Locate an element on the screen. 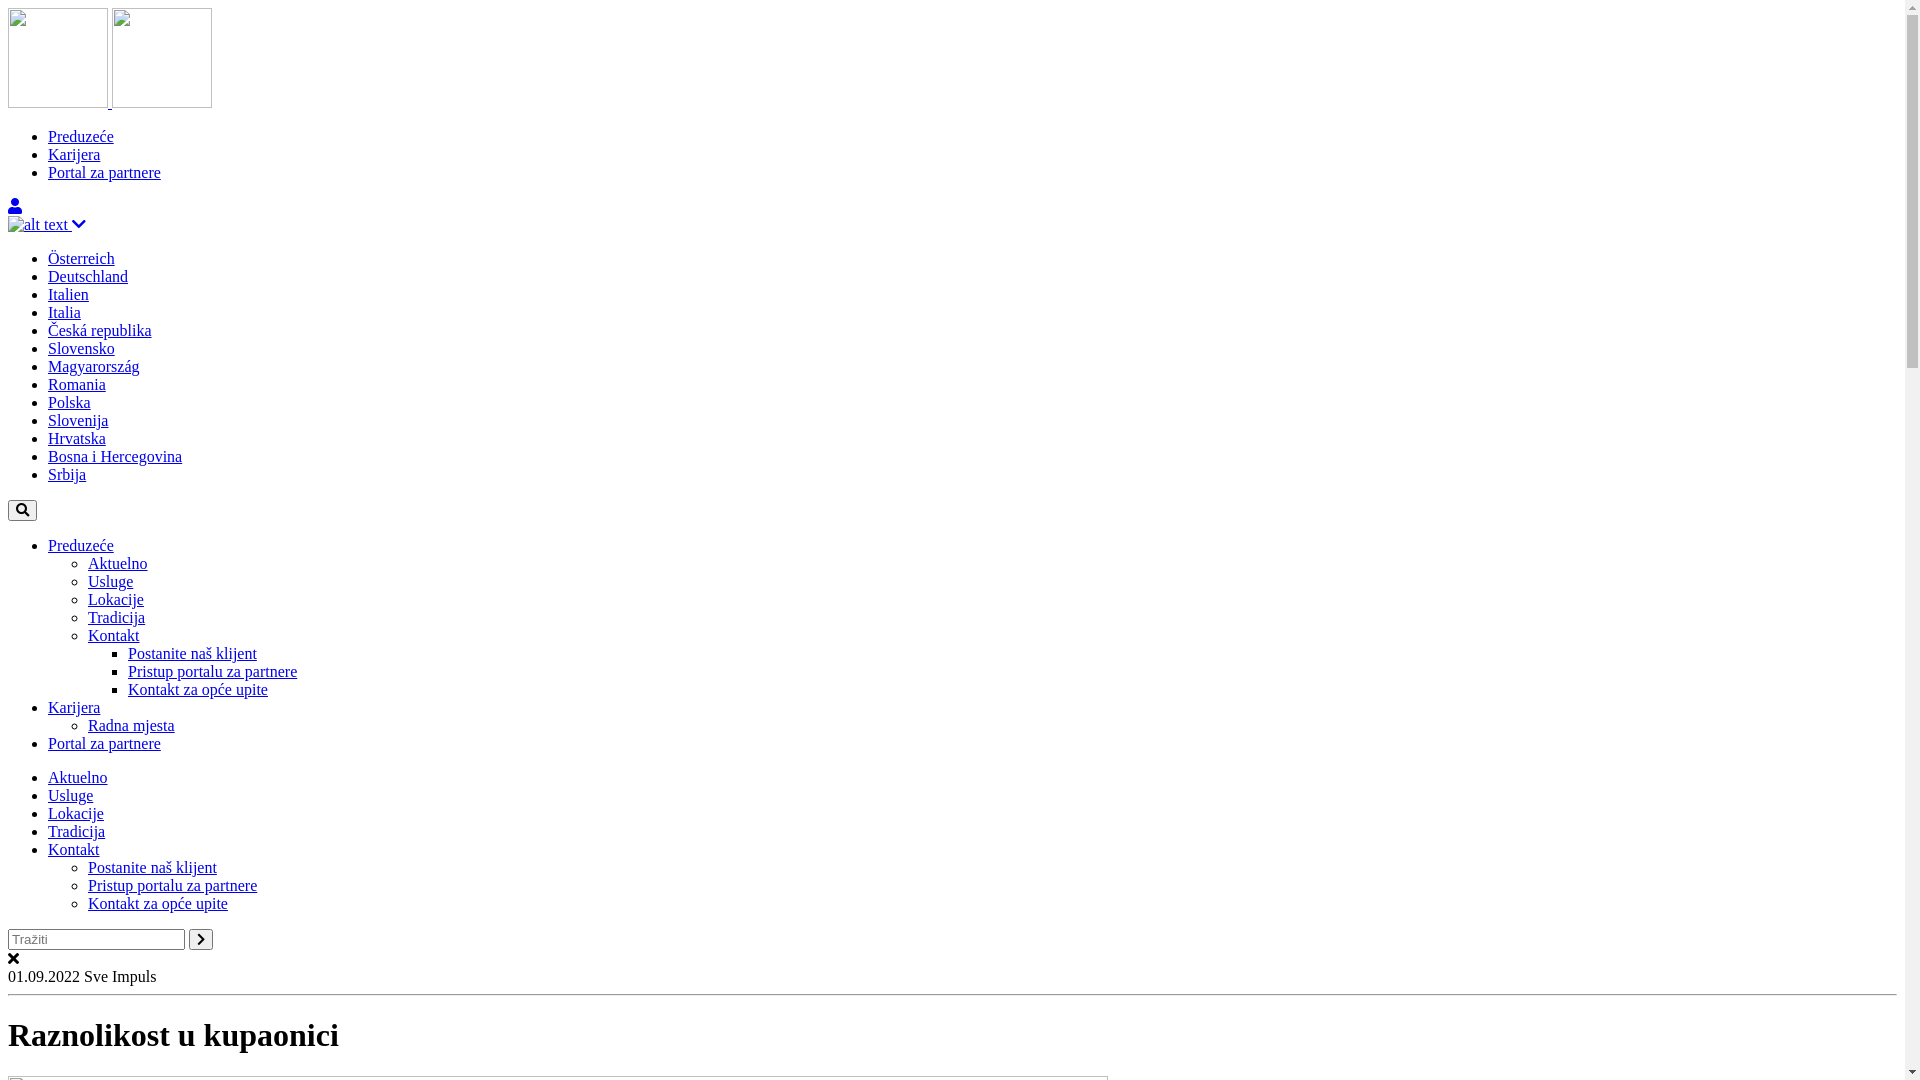  'Italia' is located at coordinates (64, 312).